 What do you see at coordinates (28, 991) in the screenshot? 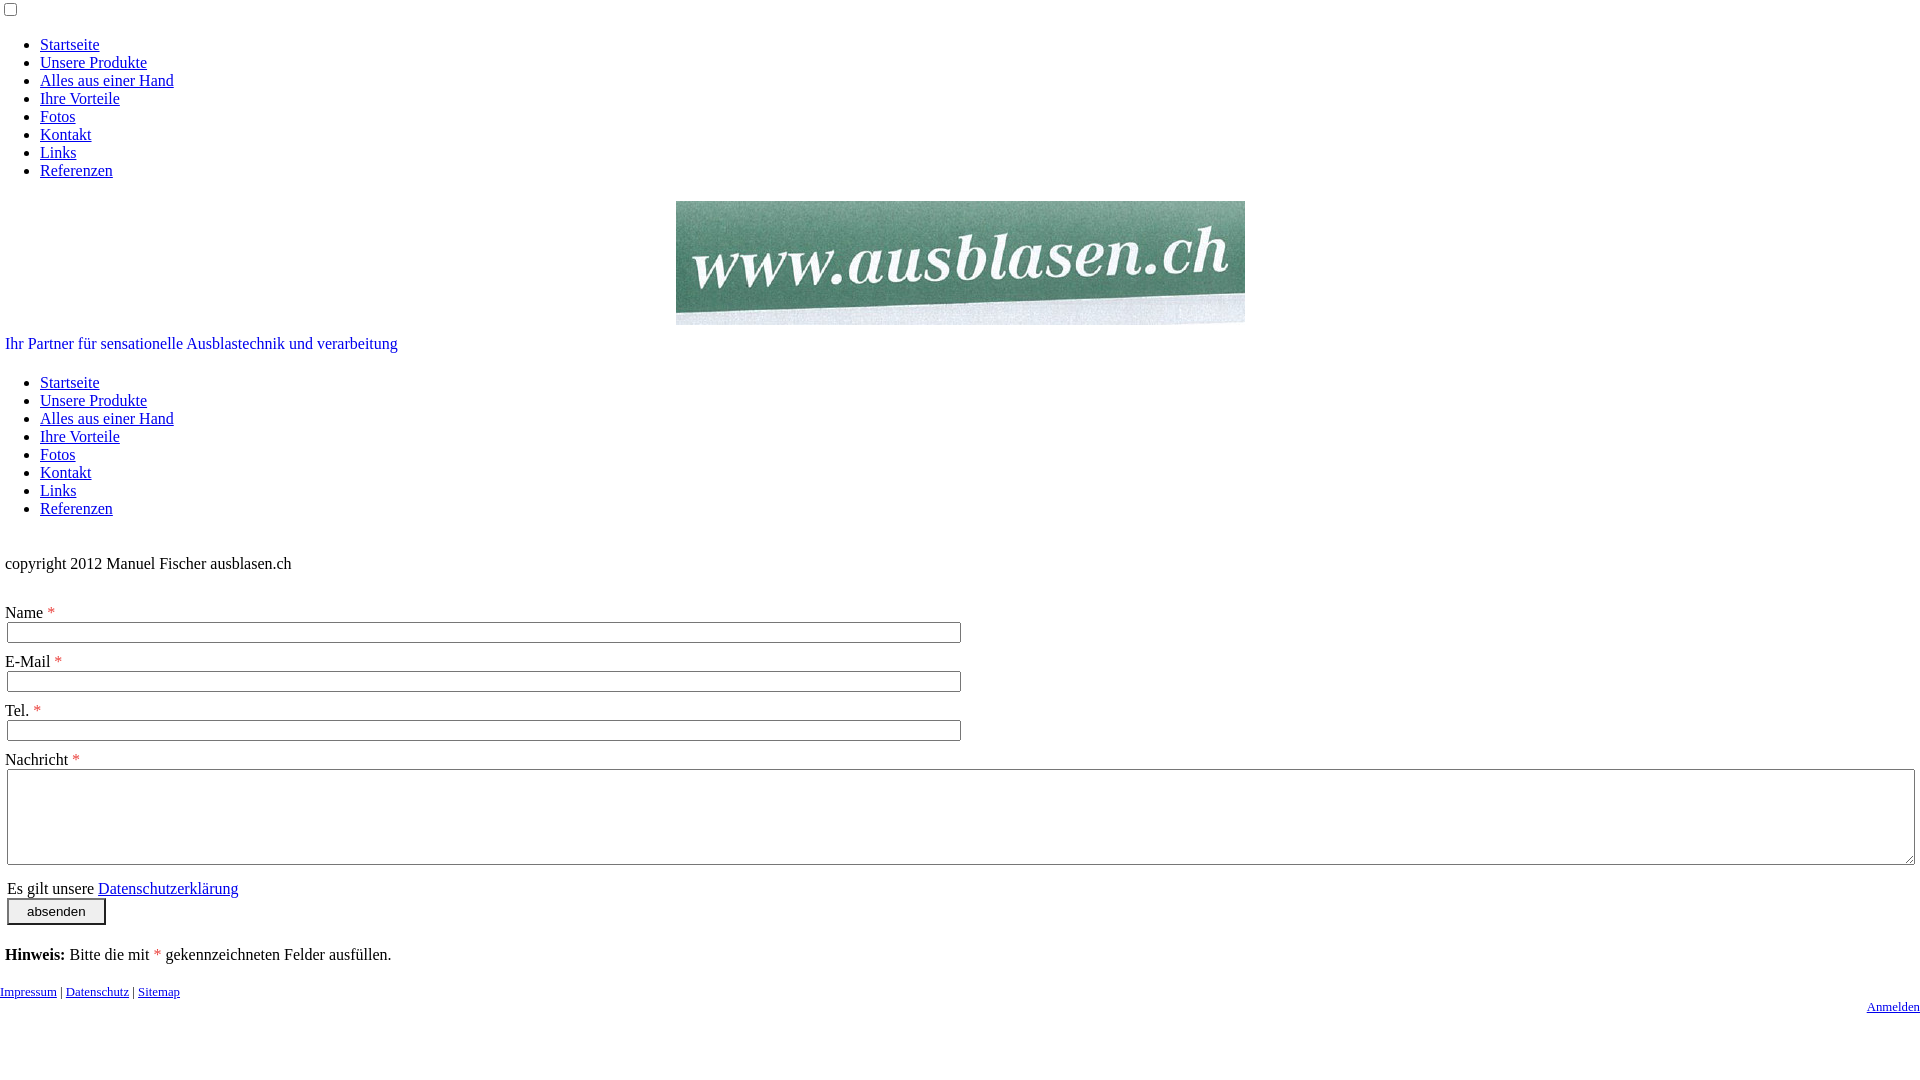
I see `'Impressum'` at bounding box center [28, 991].